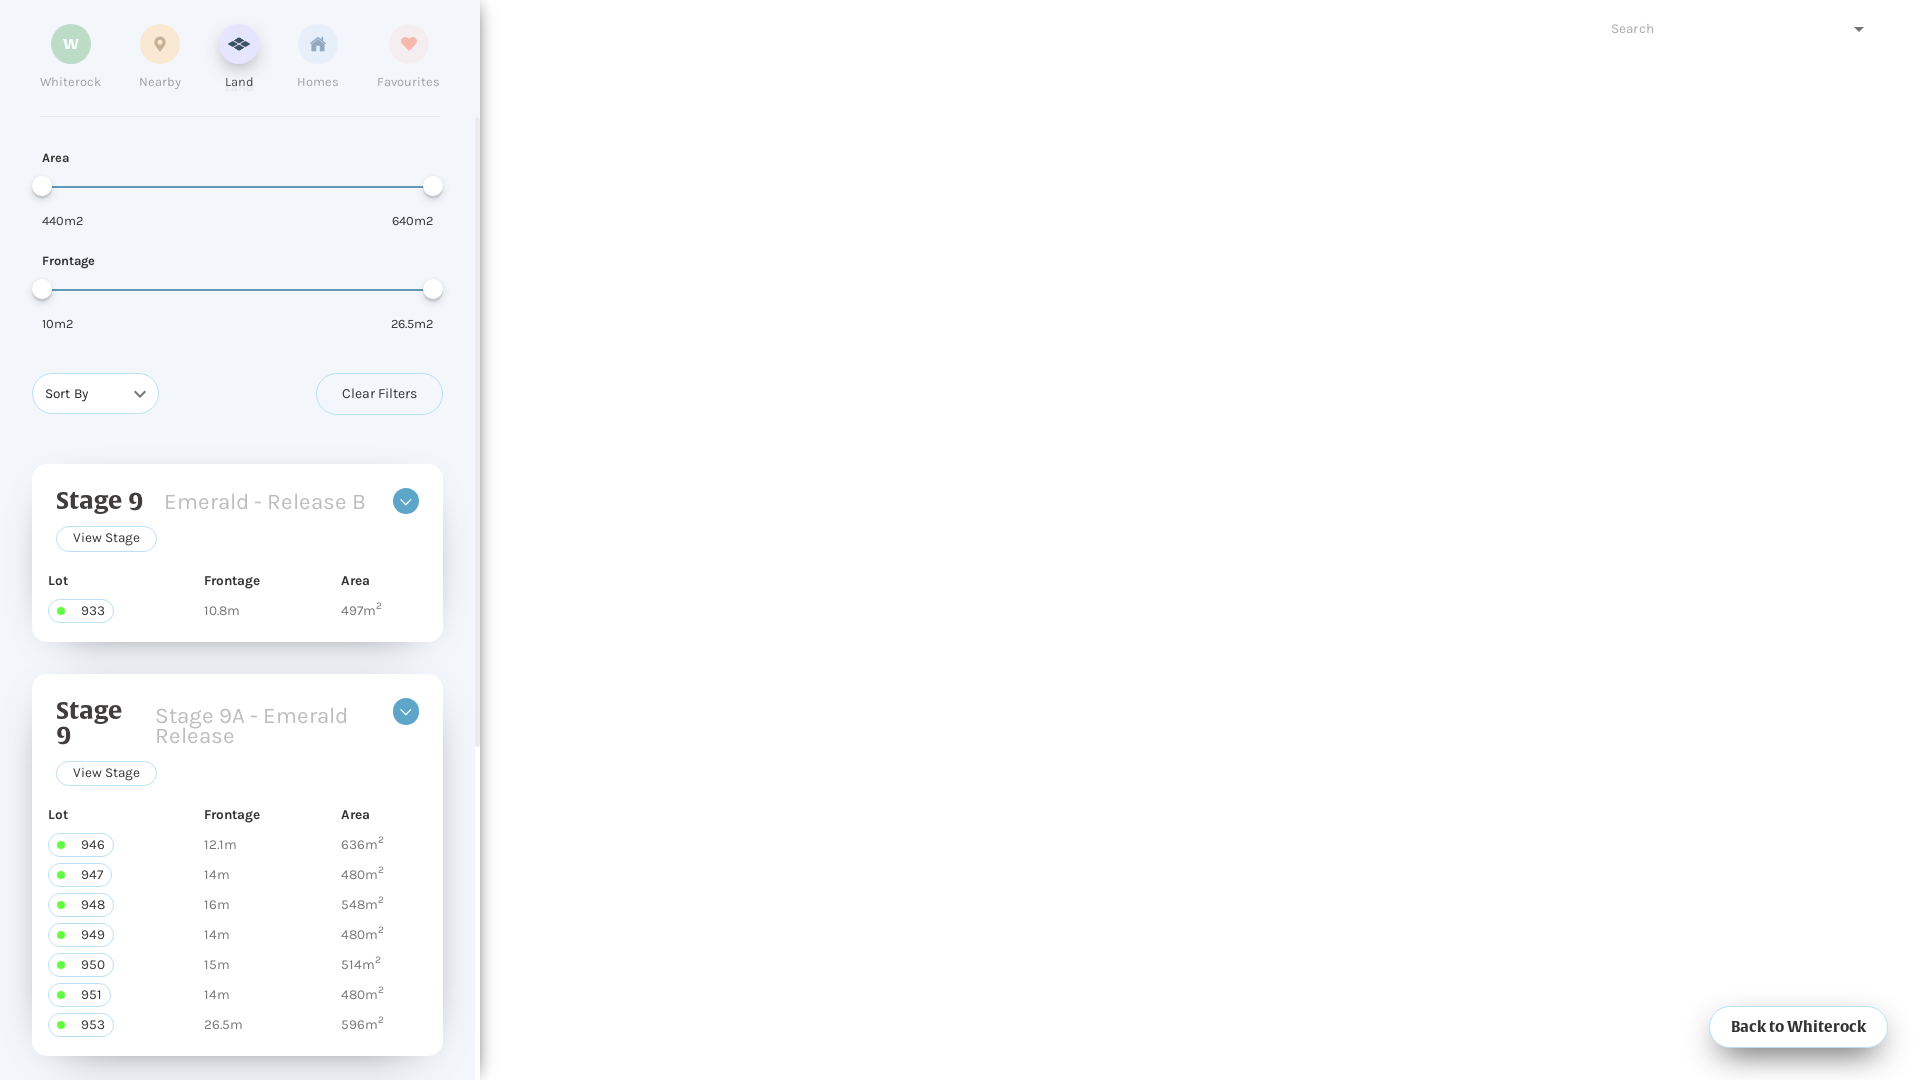  I want to click on 'Open', so click(1857, 29).